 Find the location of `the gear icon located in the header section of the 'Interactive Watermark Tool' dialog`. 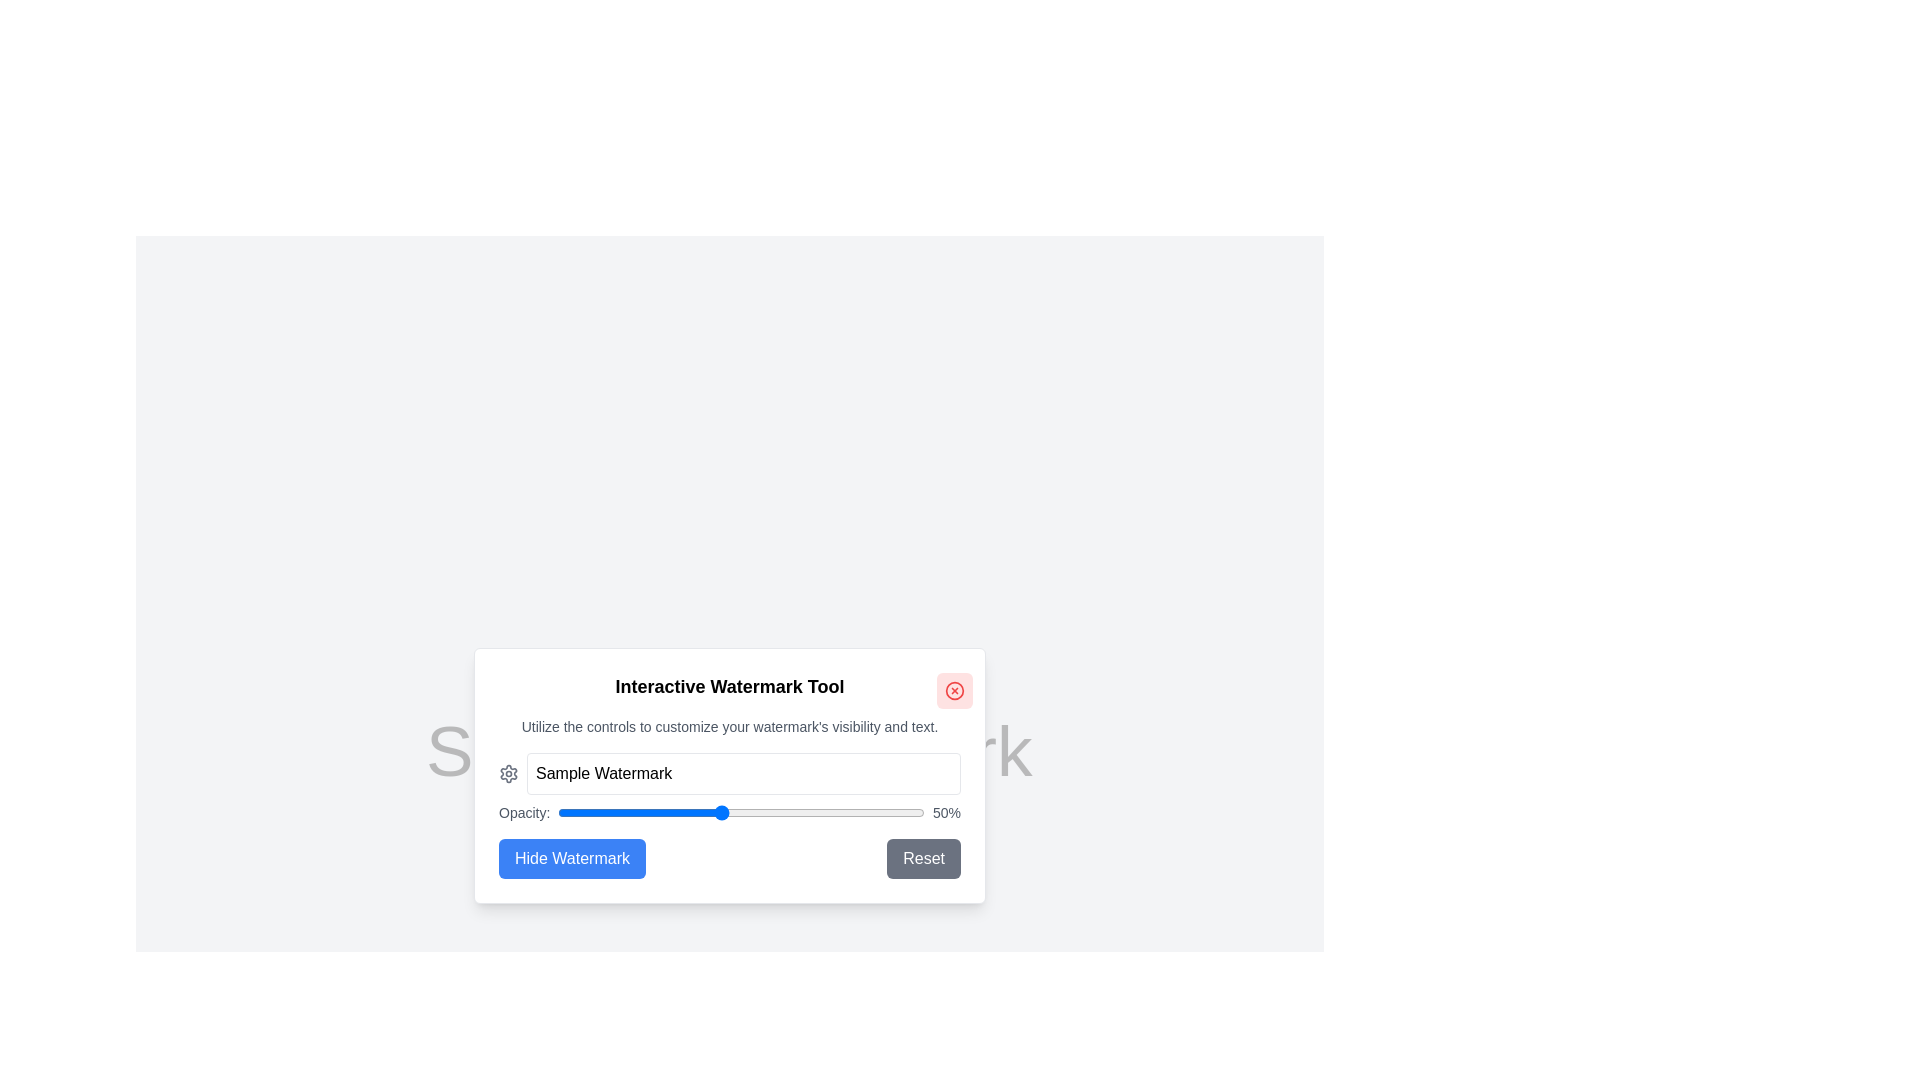

the gear icon located in the header section of the 'Interactive Watermark Tool' dialog is located at coordinates (508, 773).